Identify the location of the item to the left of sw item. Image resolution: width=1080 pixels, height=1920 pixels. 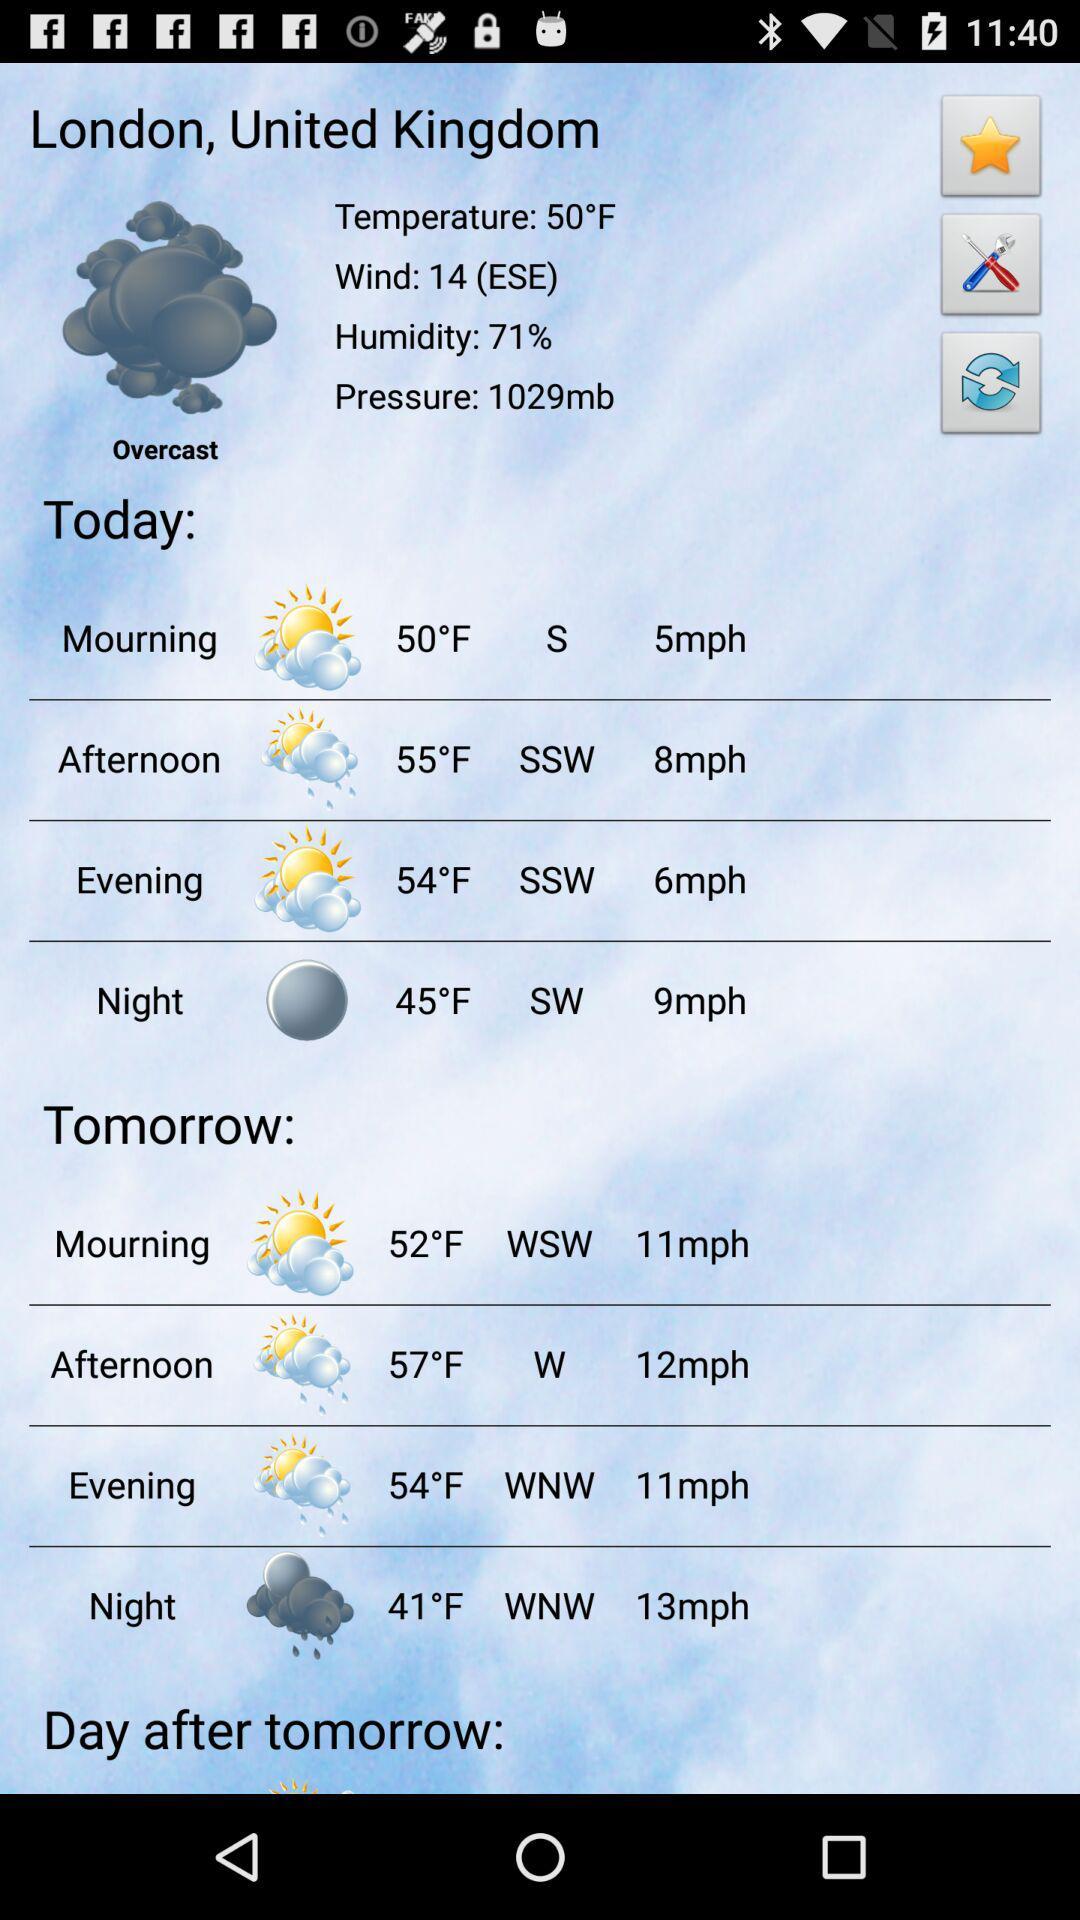
(431, 999).